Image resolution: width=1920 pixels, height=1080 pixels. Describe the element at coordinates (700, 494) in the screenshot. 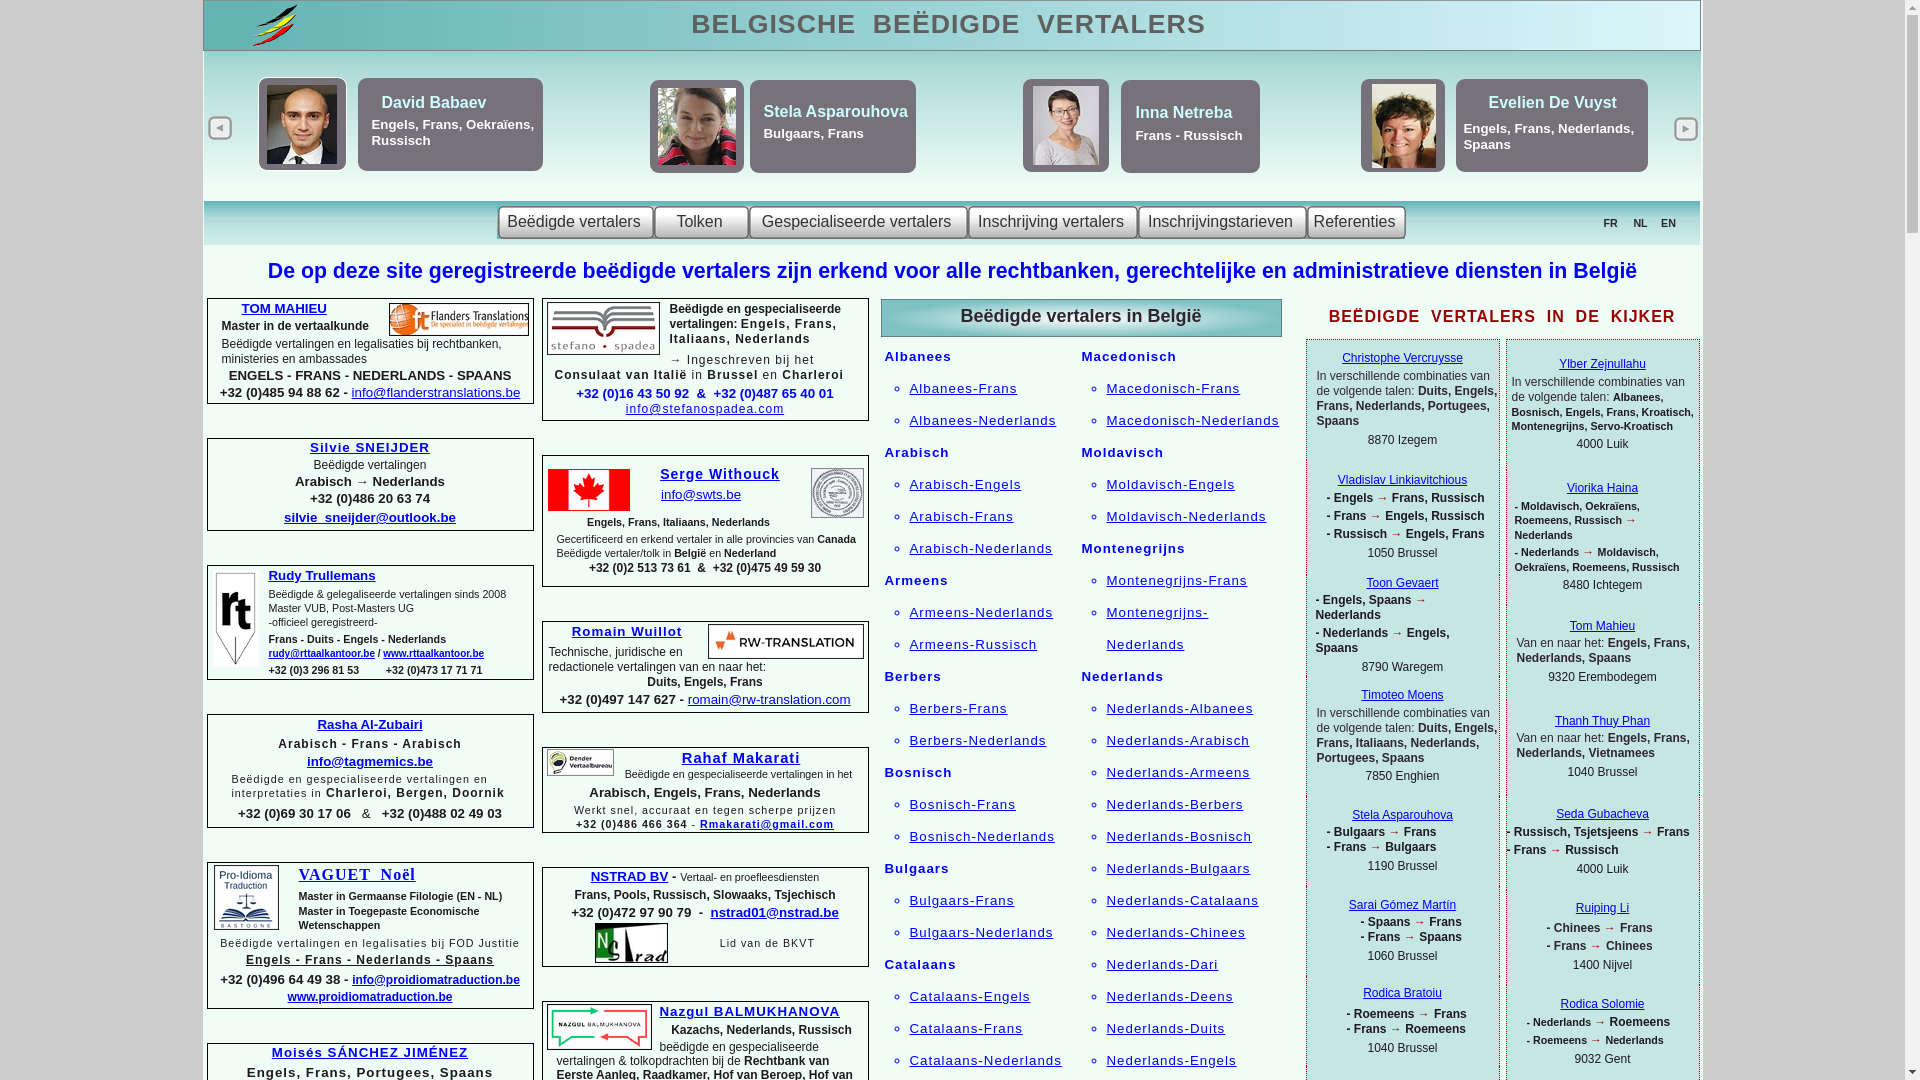

I see `'info@swts.be'` at that location.